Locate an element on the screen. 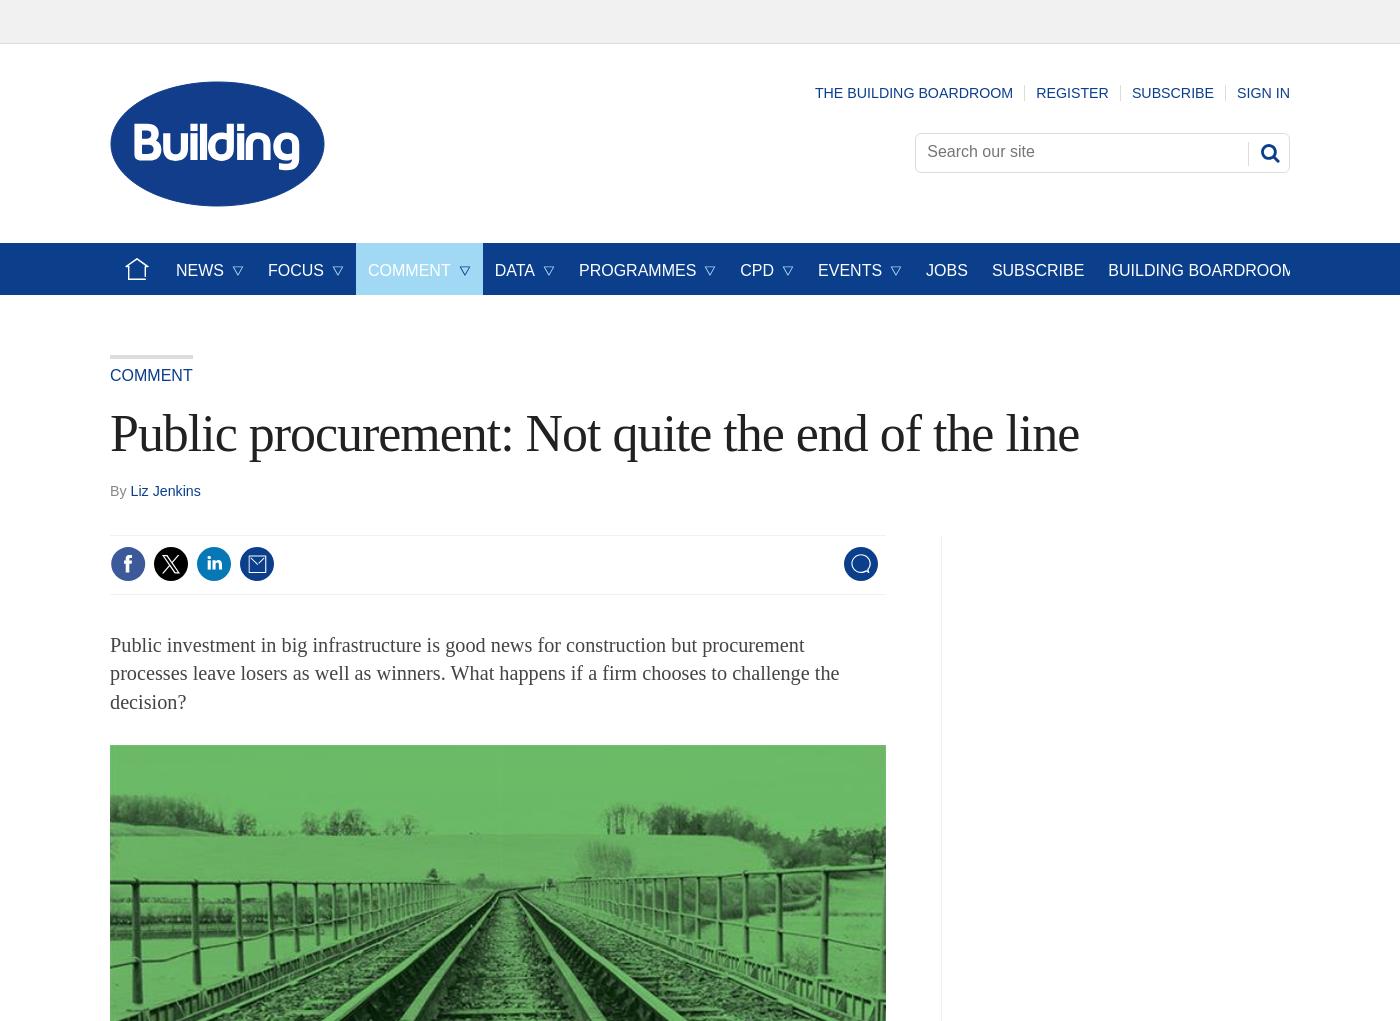  'Public investment in big infrastructure is good news for construction but procurement processes leave losers as well as winners. What happens if a firm chooses to challenge the decision?' is located at coordinates (474, 673).